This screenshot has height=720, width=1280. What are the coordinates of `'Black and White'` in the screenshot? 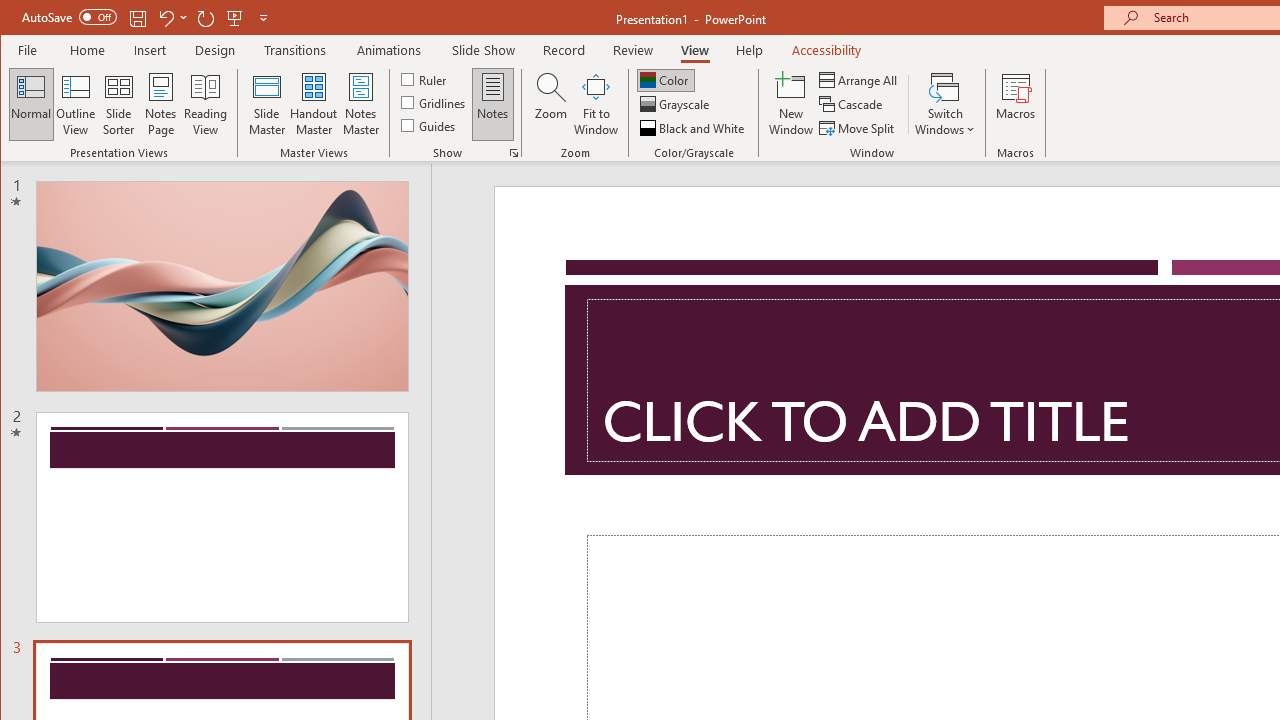 It's located at (694, 128).